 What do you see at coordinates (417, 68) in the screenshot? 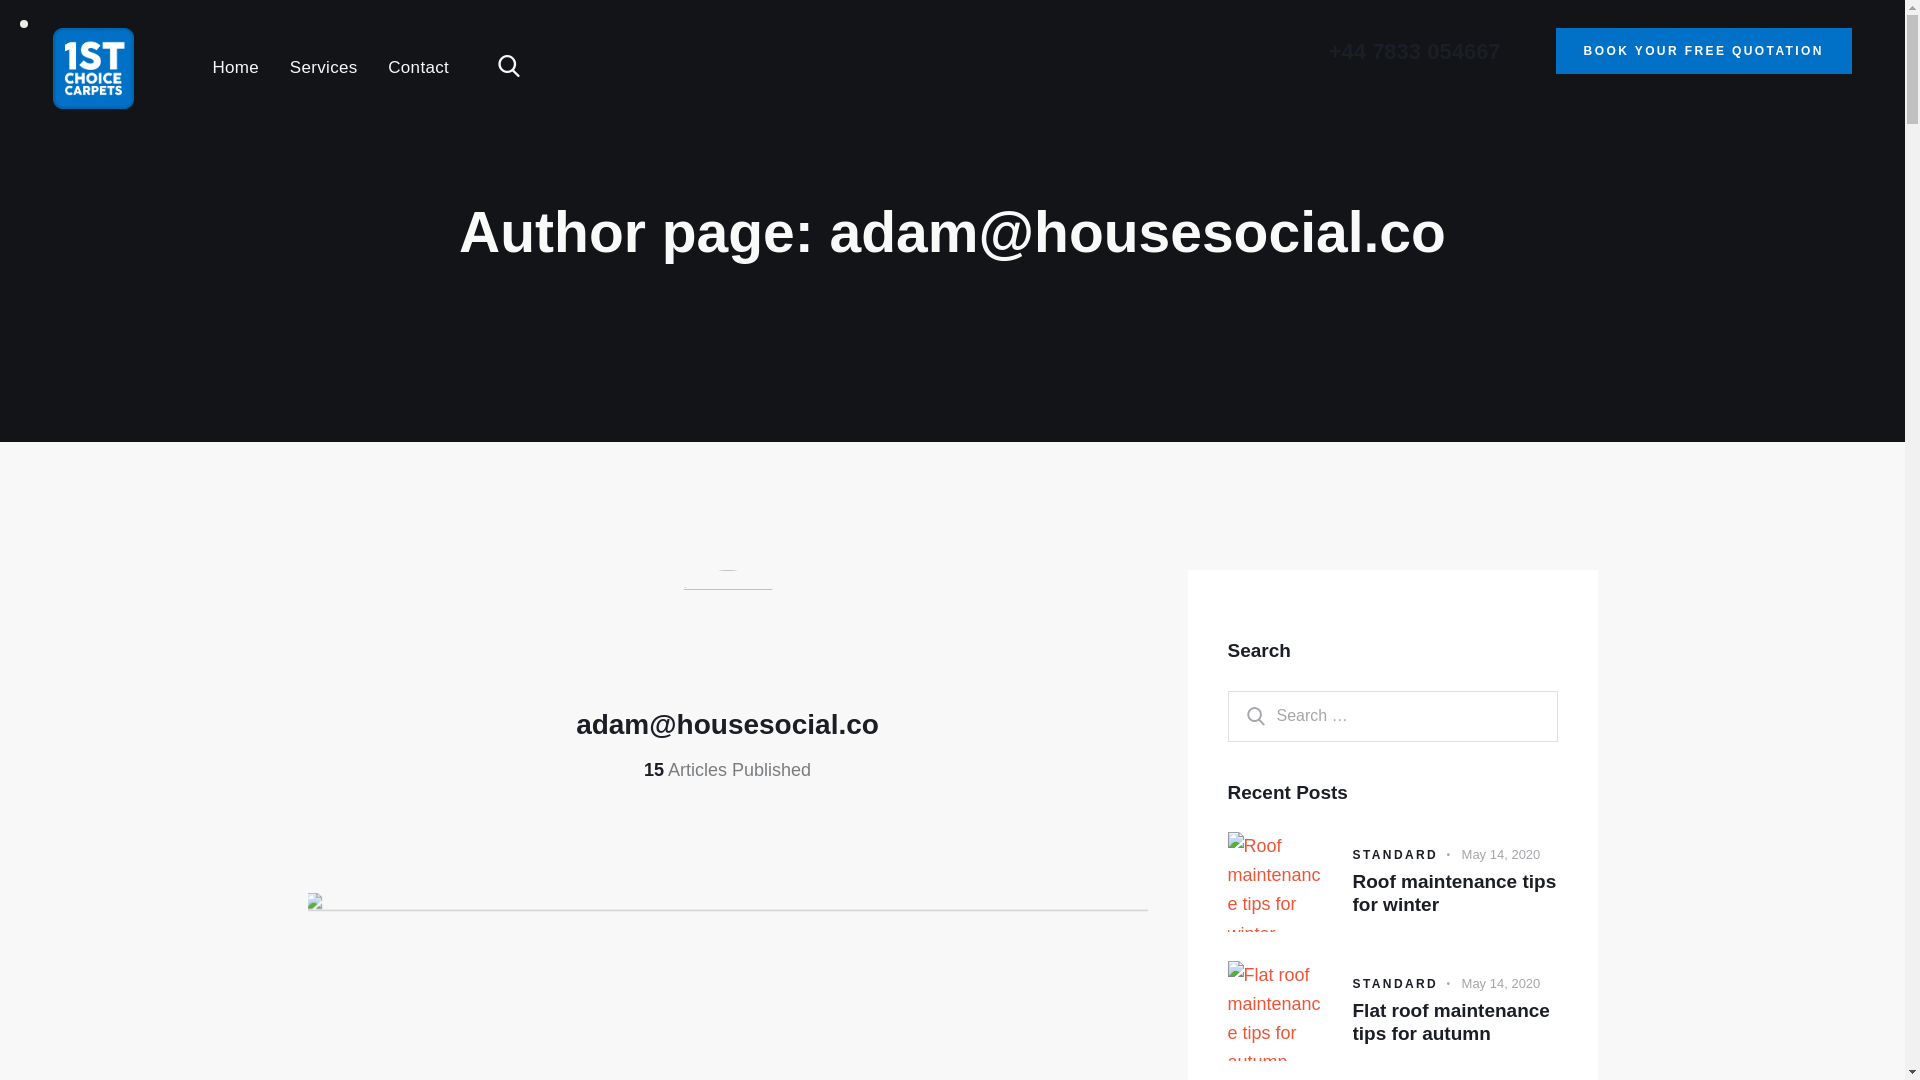
I see `'Contact'` at bounding box center [417, 68].